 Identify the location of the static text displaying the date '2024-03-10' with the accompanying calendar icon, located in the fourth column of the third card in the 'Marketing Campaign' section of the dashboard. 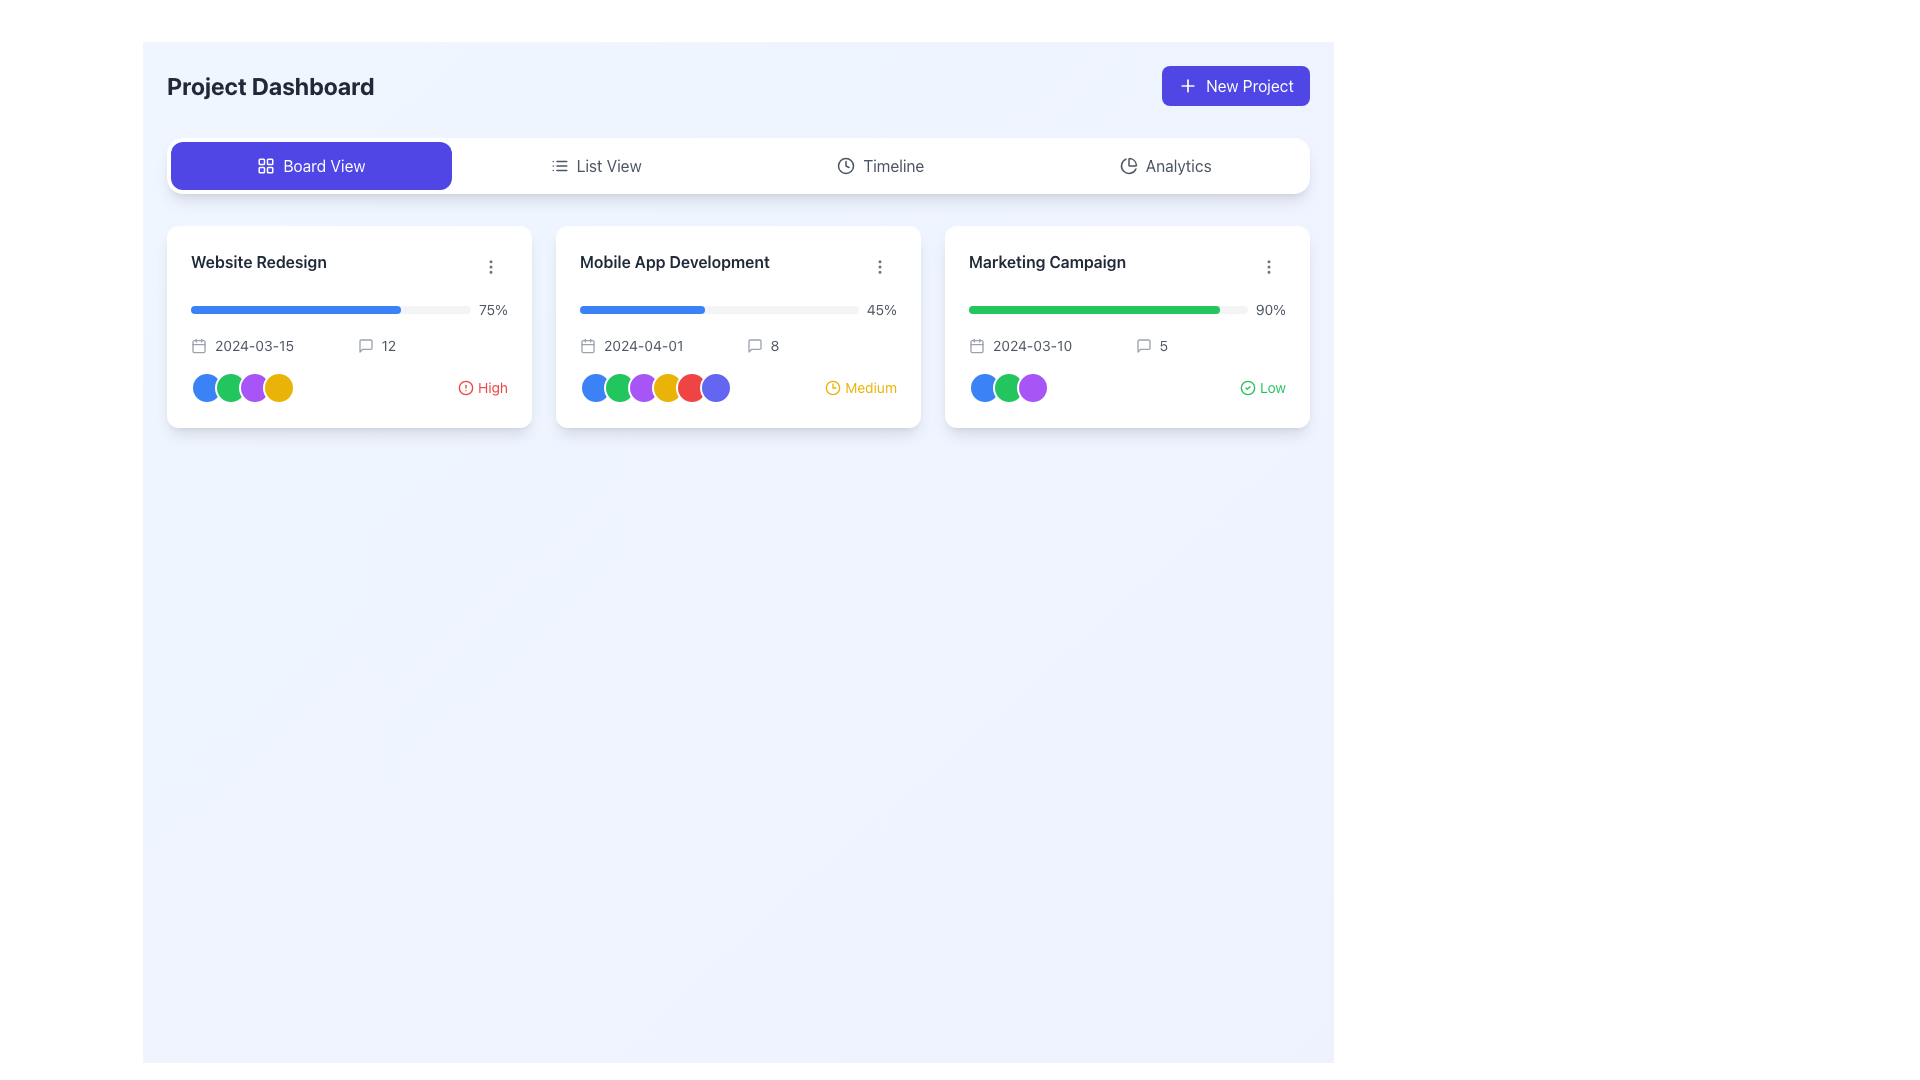
(1043, 345).